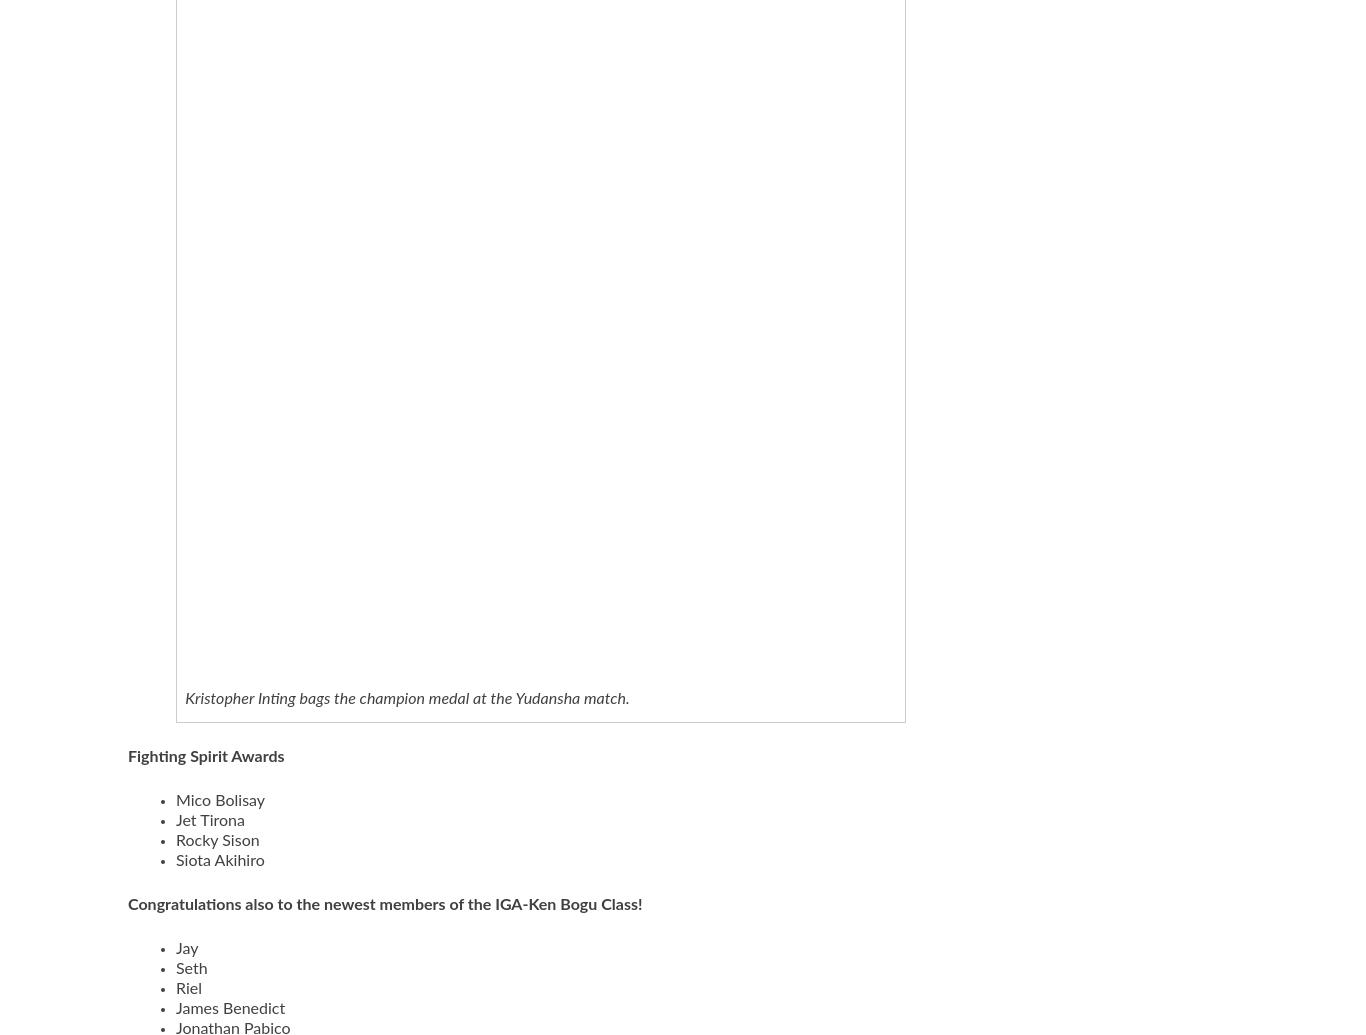 Image resolution: width=1366 pixels, height=1035 pixels. Describe the element at coordinates (174, 988) in the screenshot. I see `'Riel'` at that location.